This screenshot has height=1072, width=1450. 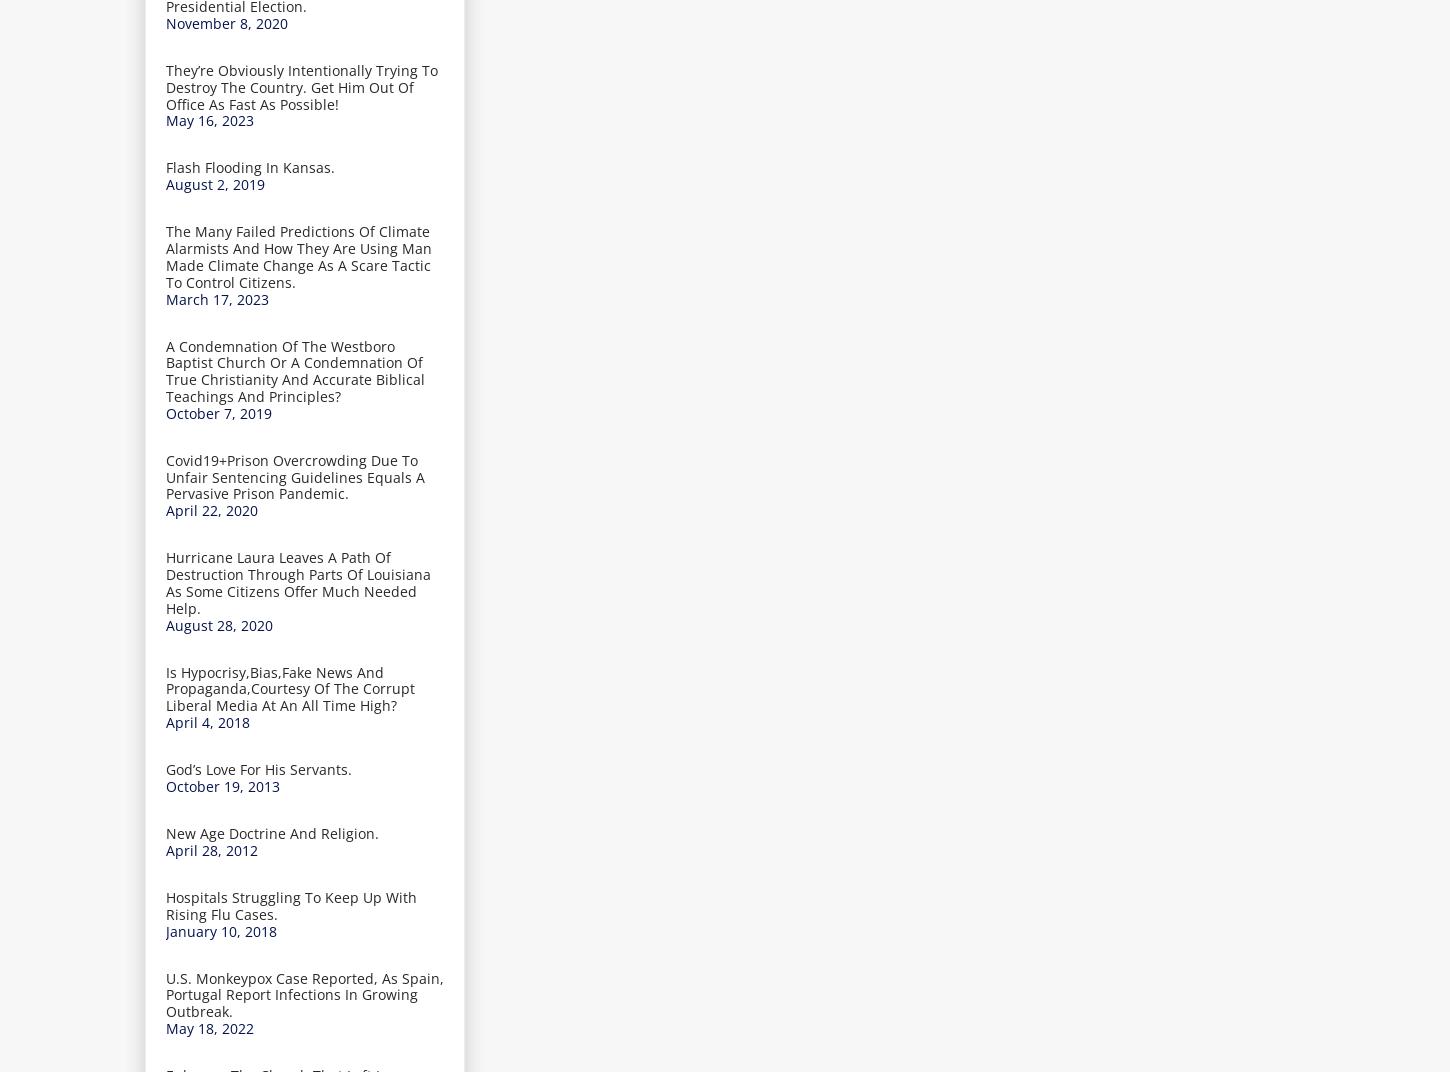 What do you see at coordinates (291, 904) in the screenshot?
I see `'Hospitals Struggling To Keep Up With Rising Flu Cases.'` at bounding box center [291, 904].